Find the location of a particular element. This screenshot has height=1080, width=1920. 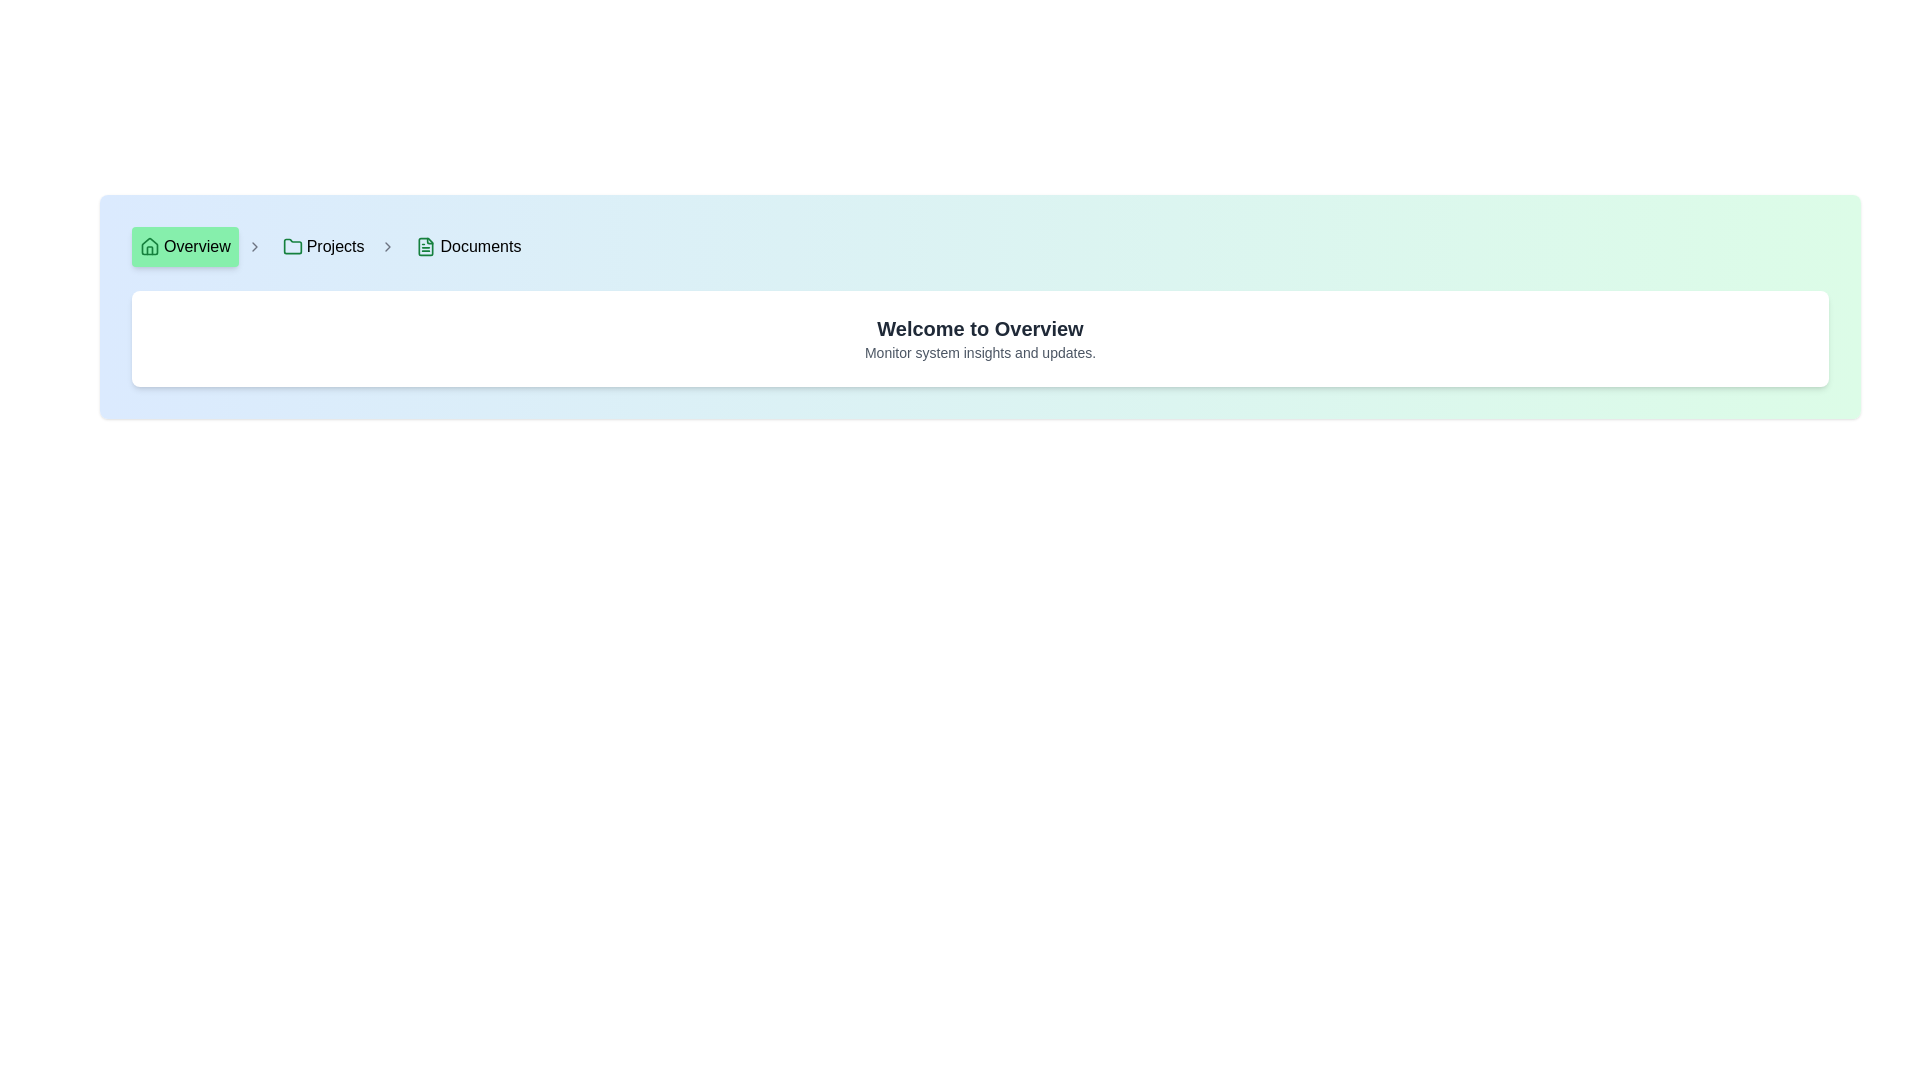

the 'Overview' button is located at coordinates (185, 245).